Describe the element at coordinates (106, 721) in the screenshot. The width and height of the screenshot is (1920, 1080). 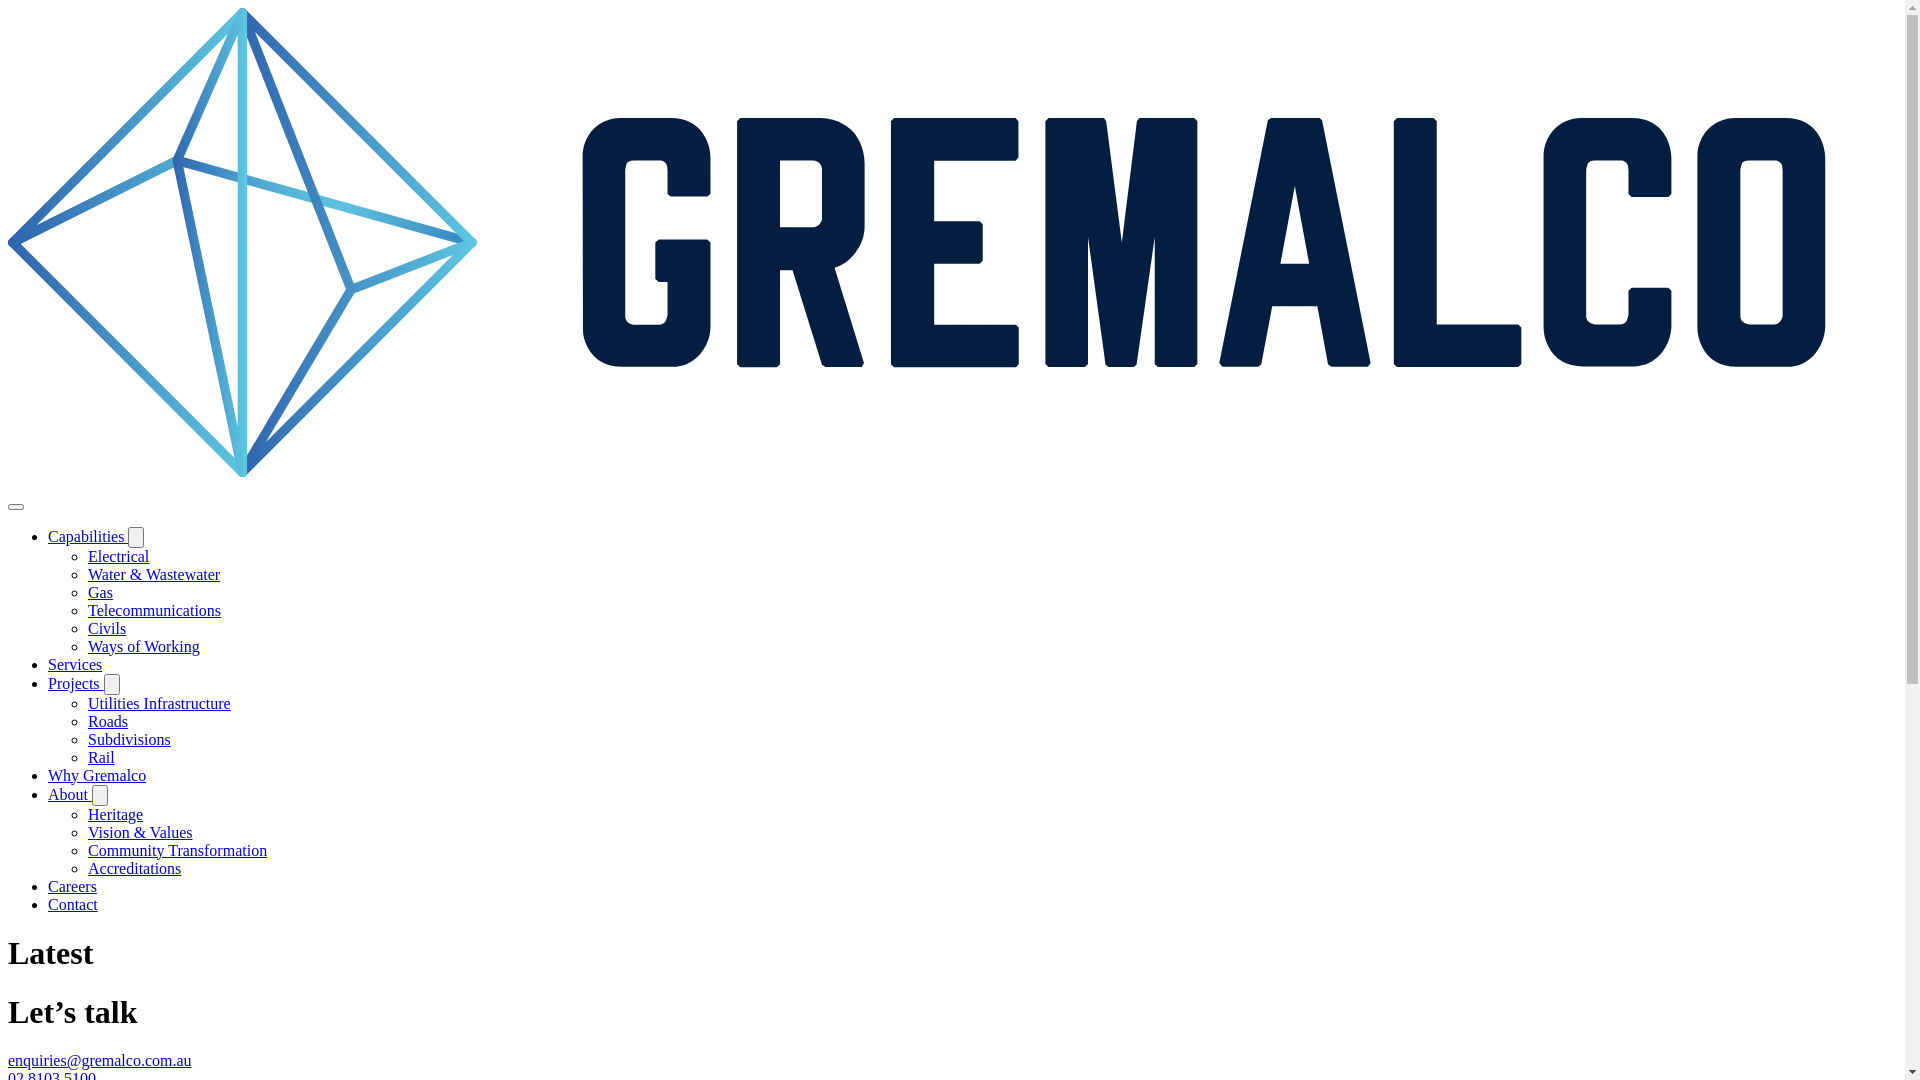
I see `'Roads'` at that location.